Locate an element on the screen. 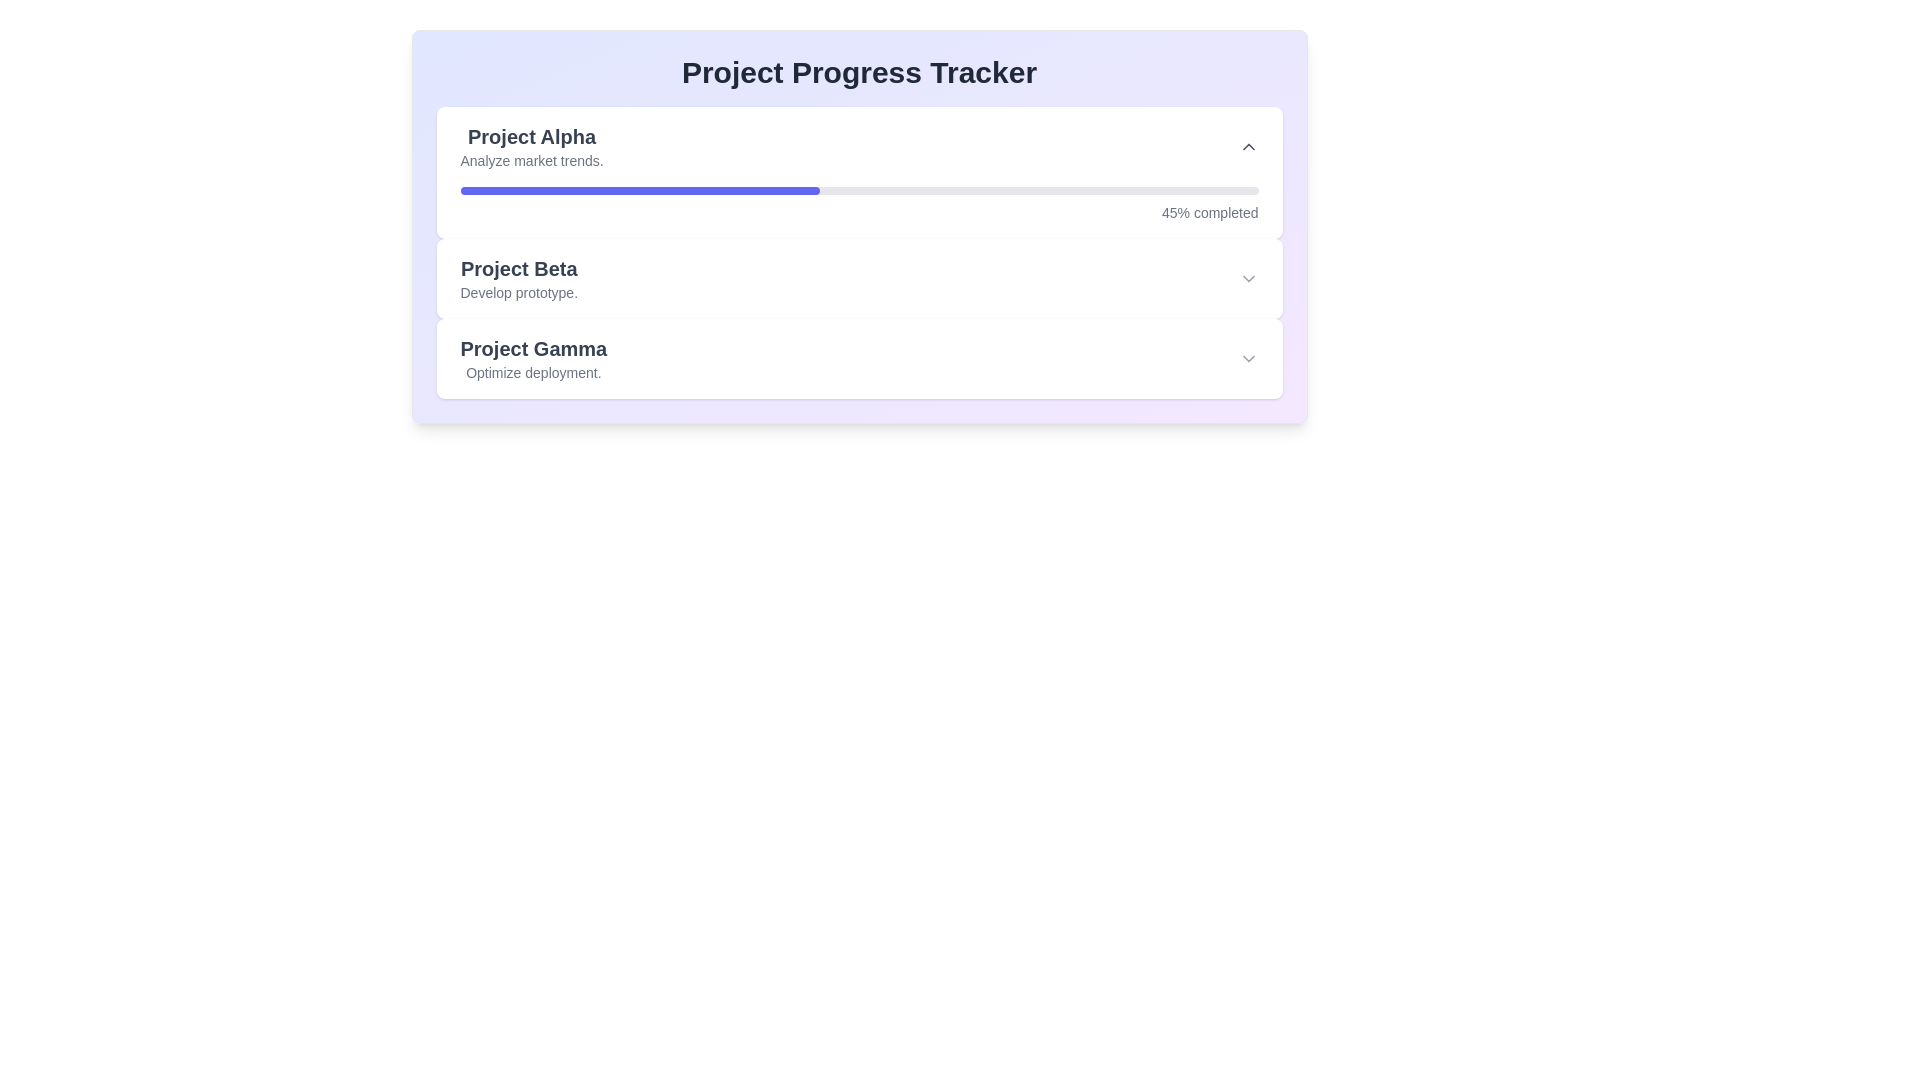  the informational text block displaying the title and summary of the project 'Gamma', located in the lower section of the 'Project Progress Tracker' list as the third item is located at coordinates (533, 357).